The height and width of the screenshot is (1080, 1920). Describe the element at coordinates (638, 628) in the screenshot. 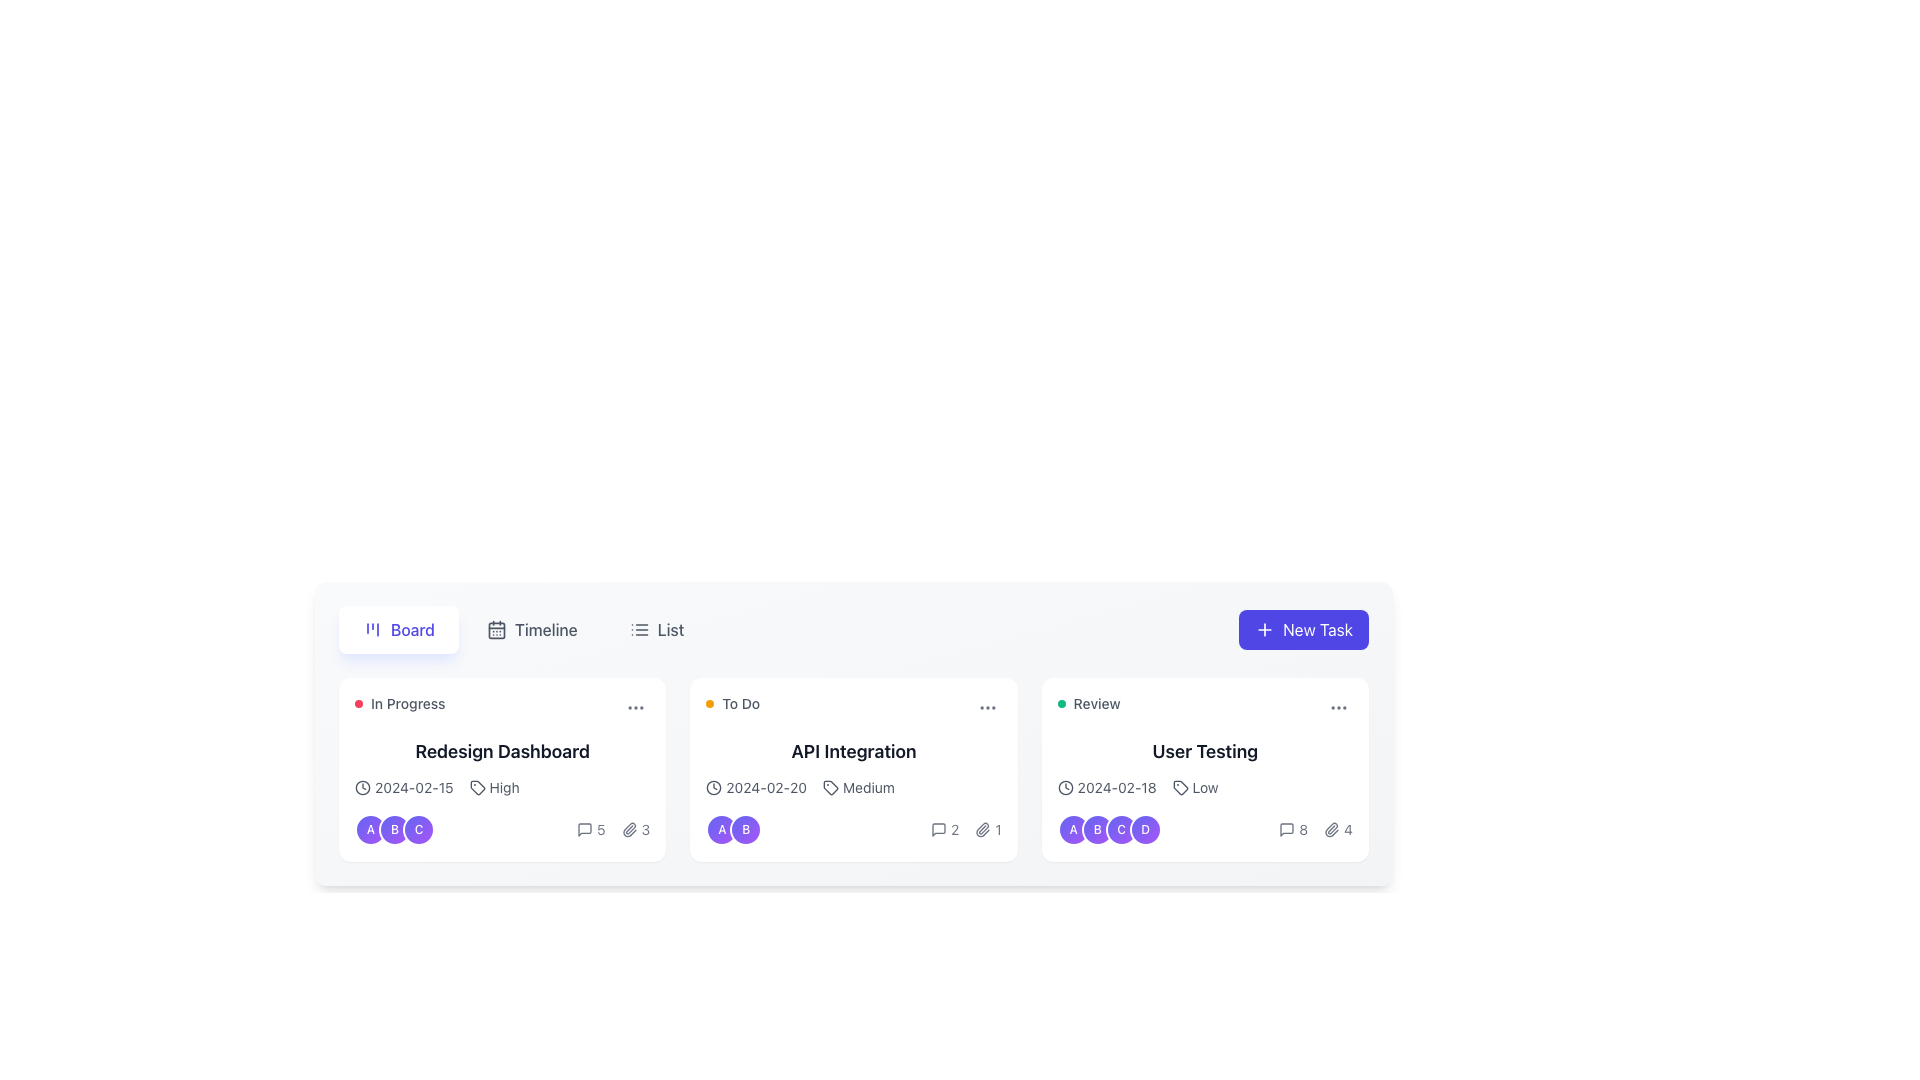

I see `the 'List' view mode icon located next to the 'List' label in the tab menu` at that location.